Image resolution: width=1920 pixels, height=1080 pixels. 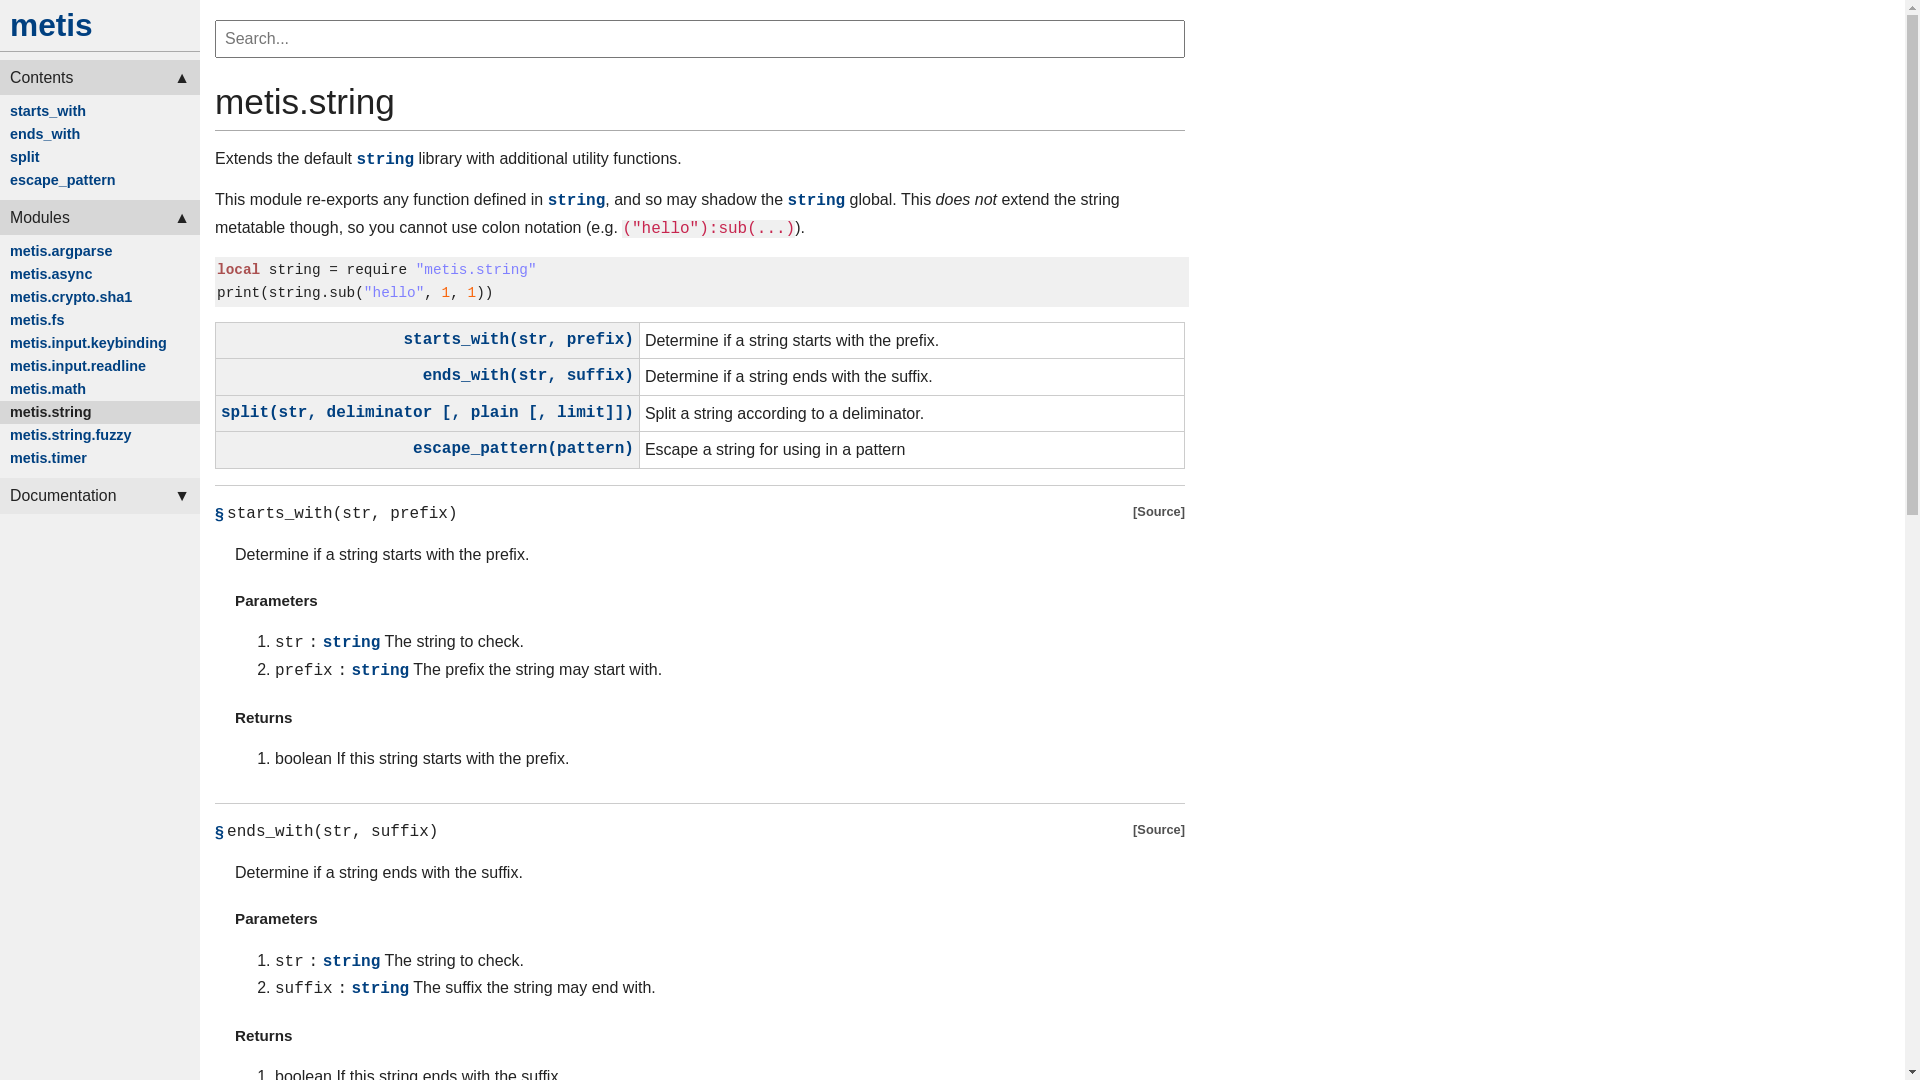 I want to click on 'string', so click(x=547, y=200).